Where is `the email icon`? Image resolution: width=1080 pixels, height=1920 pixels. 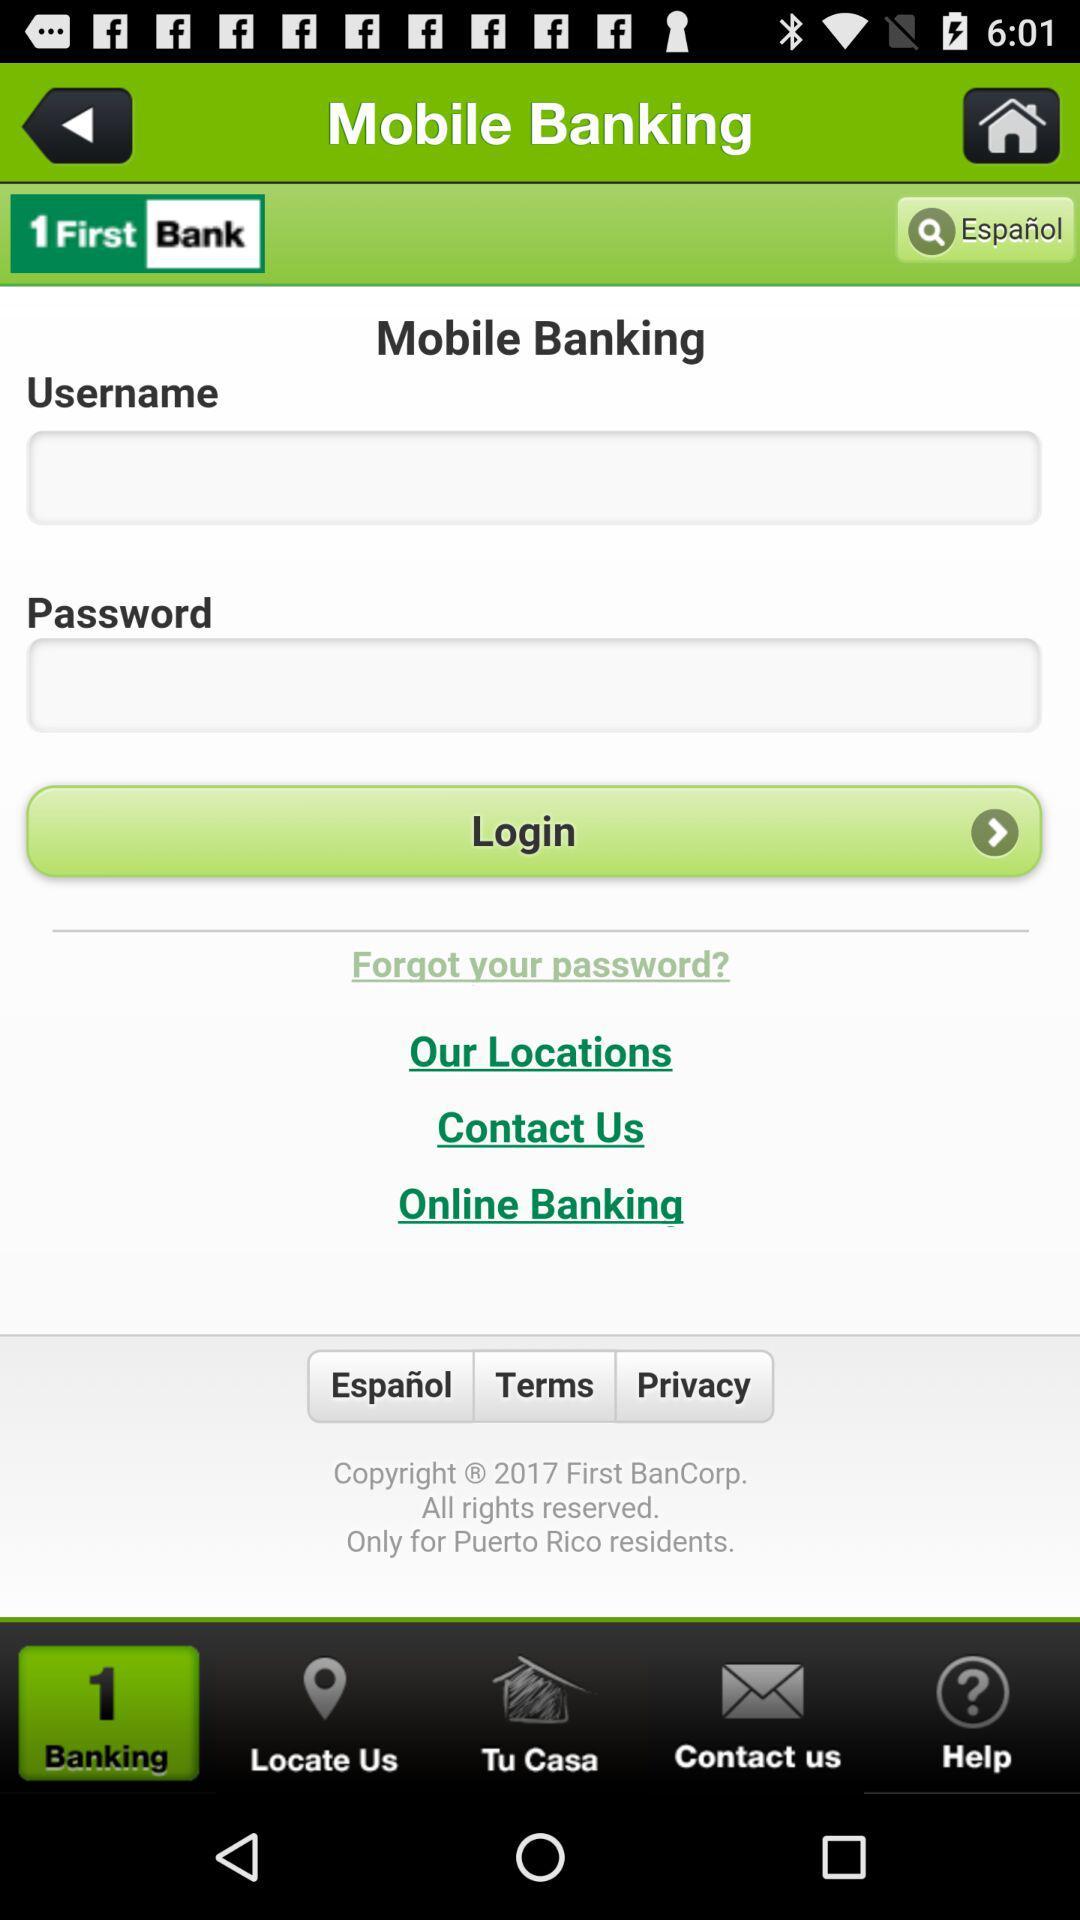 the email icon is located at coordinates (756, 1828).